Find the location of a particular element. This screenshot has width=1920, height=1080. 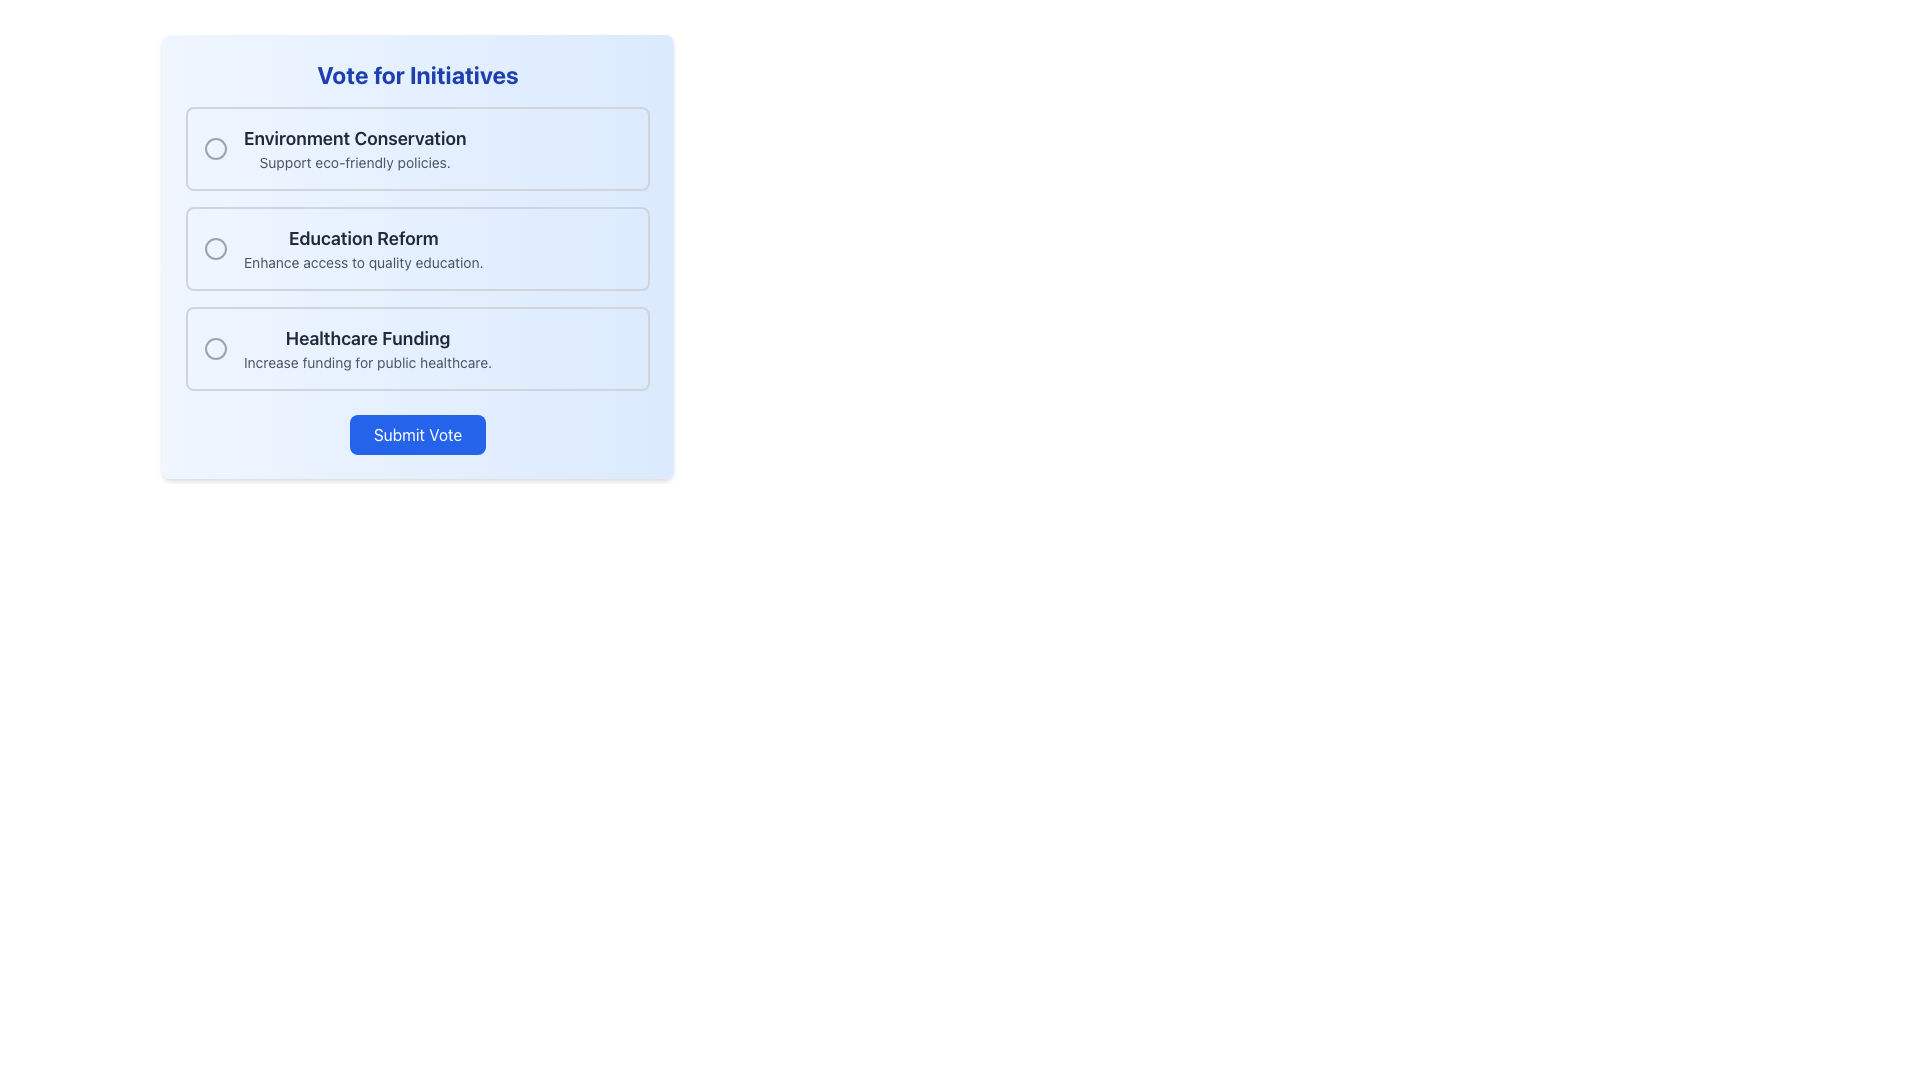

the center of the radio button associated with the 'Education Reform' option is located at coordinates (216, 248).